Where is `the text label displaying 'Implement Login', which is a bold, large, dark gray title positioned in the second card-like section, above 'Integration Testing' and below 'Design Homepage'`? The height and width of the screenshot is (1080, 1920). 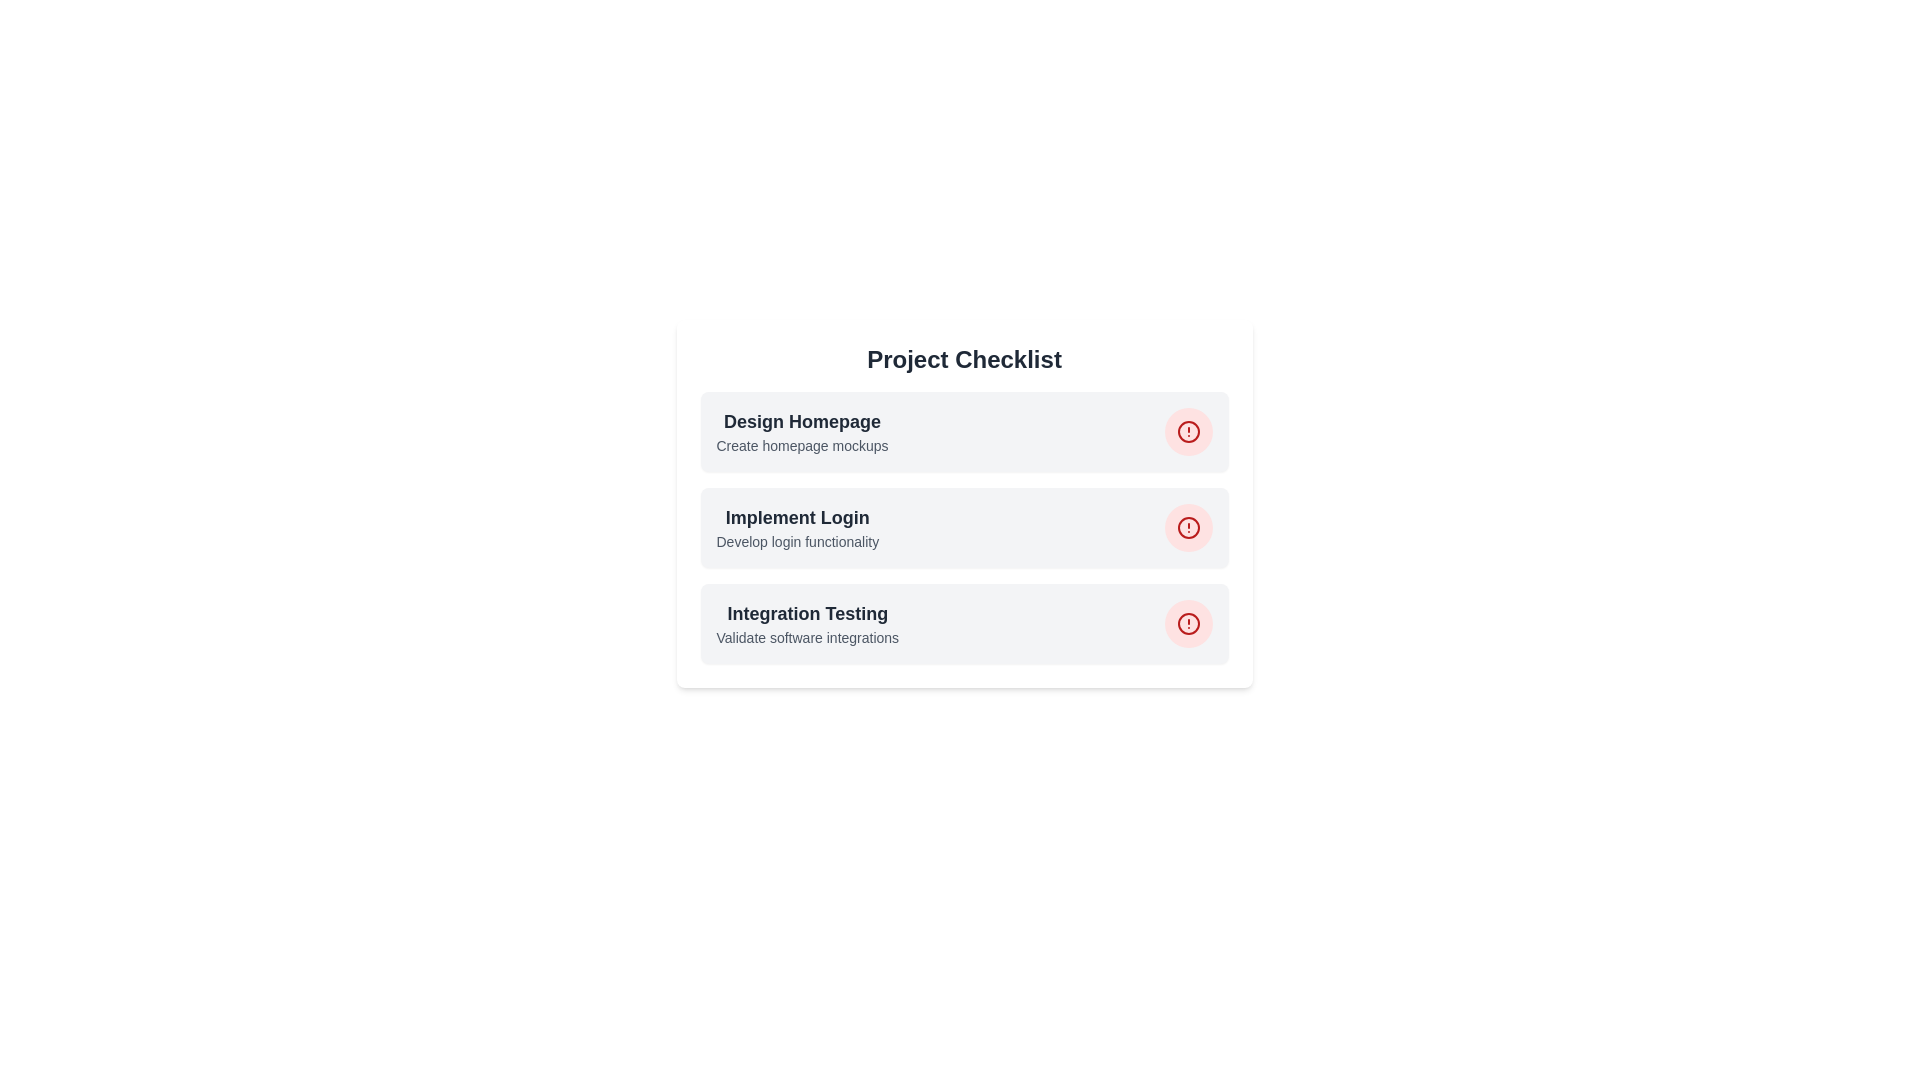 the text label displaying 'Implement Login', which is a bold, large, dark gray title positioned in the second card-like section, above 'Integration Testing' and below 'Design Homepage' is located at coordinates (796, 516).